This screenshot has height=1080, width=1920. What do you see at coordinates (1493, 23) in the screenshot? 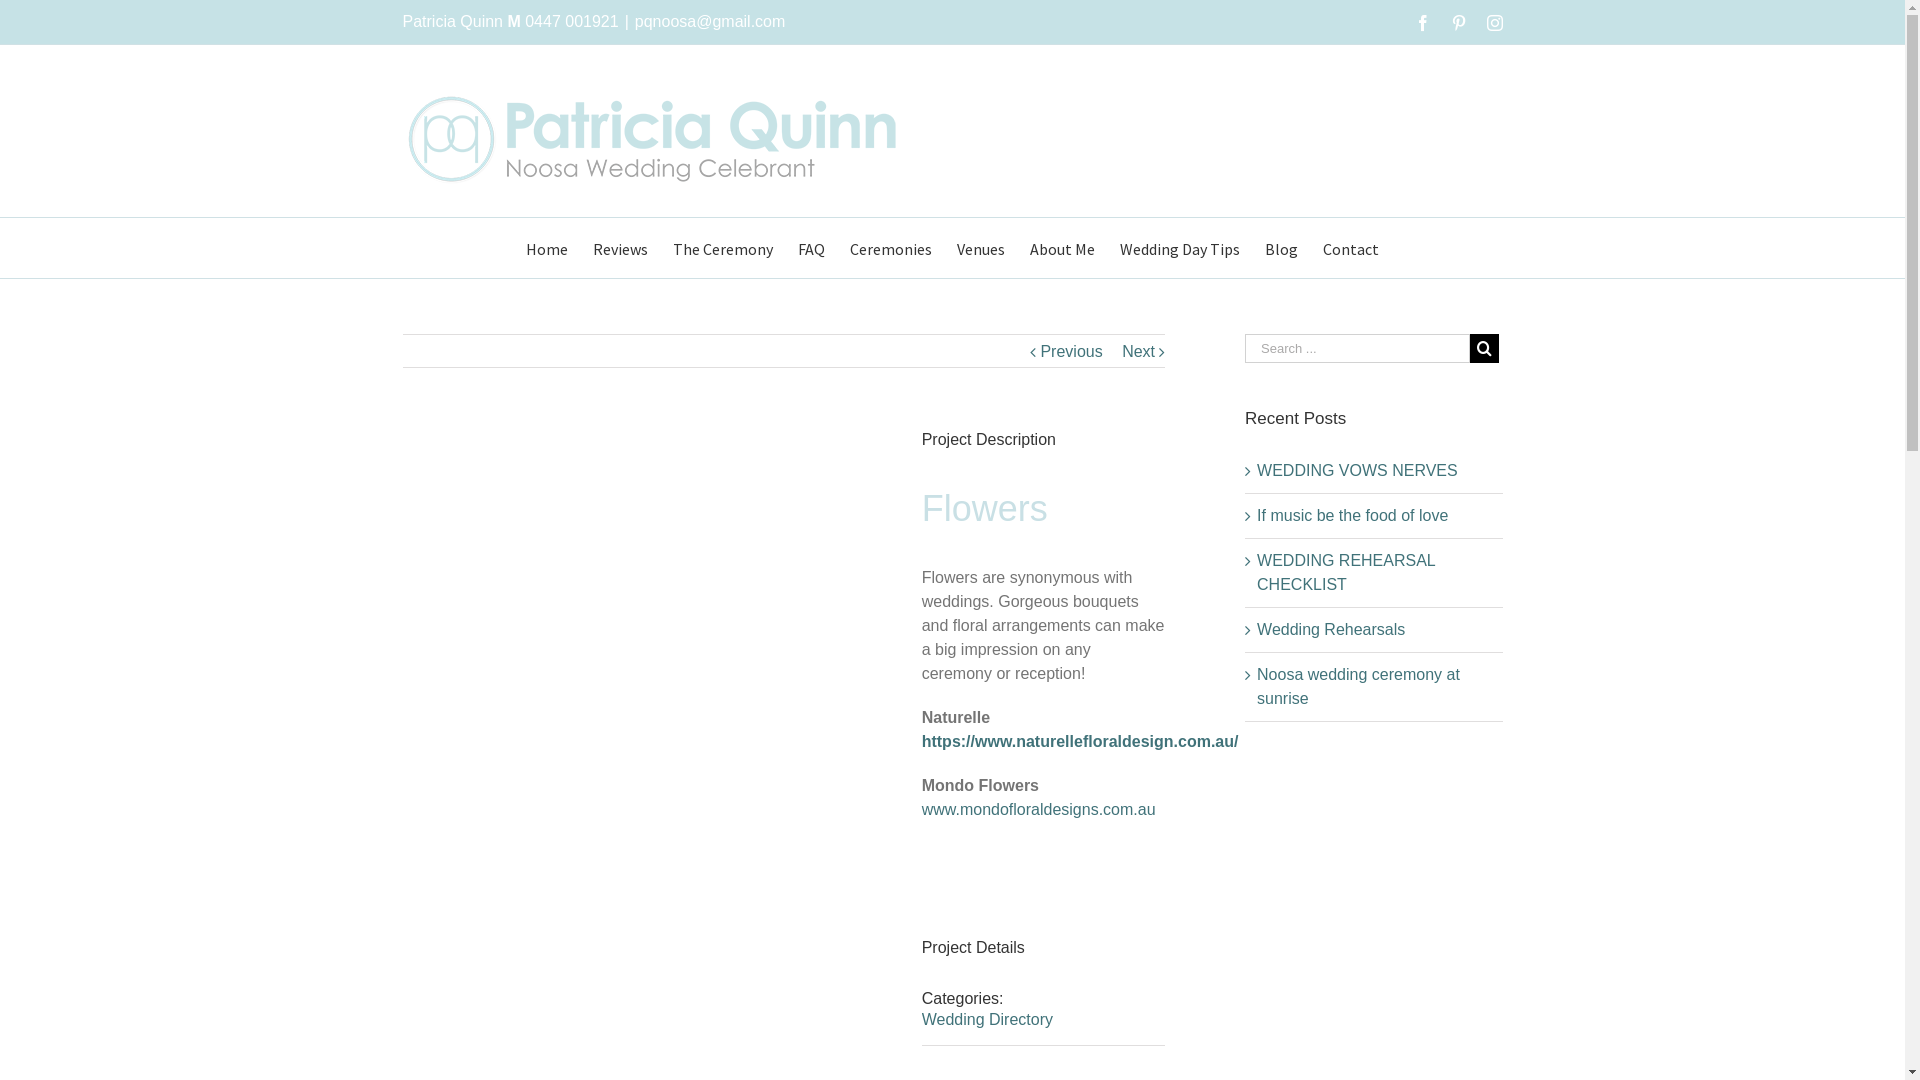
I see `'Instagram'` at bounding box center [1493, 23].